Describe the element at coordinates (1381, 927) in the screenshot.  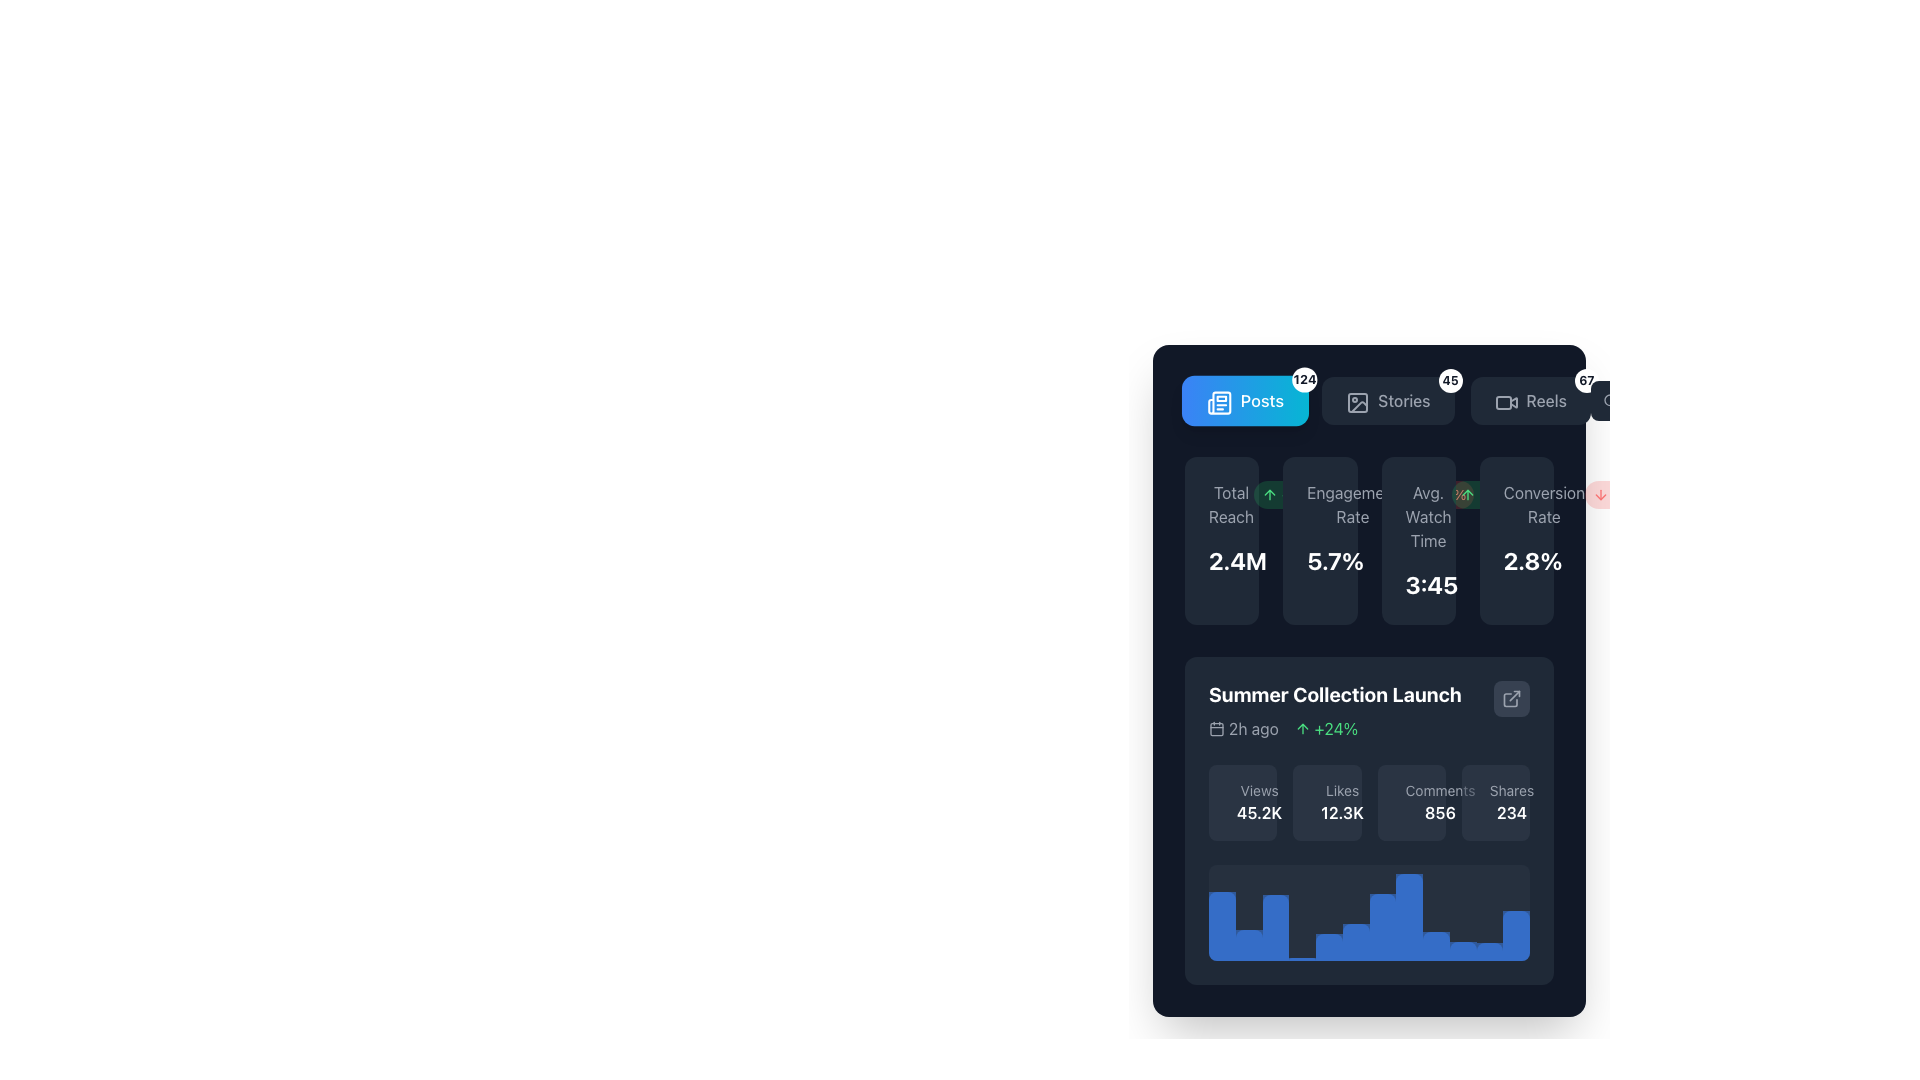
I see `the seventh blue vertical bar in the histogram of the 'Summer Collection Launch' widget to interact with it and possibly view more details` at that location.